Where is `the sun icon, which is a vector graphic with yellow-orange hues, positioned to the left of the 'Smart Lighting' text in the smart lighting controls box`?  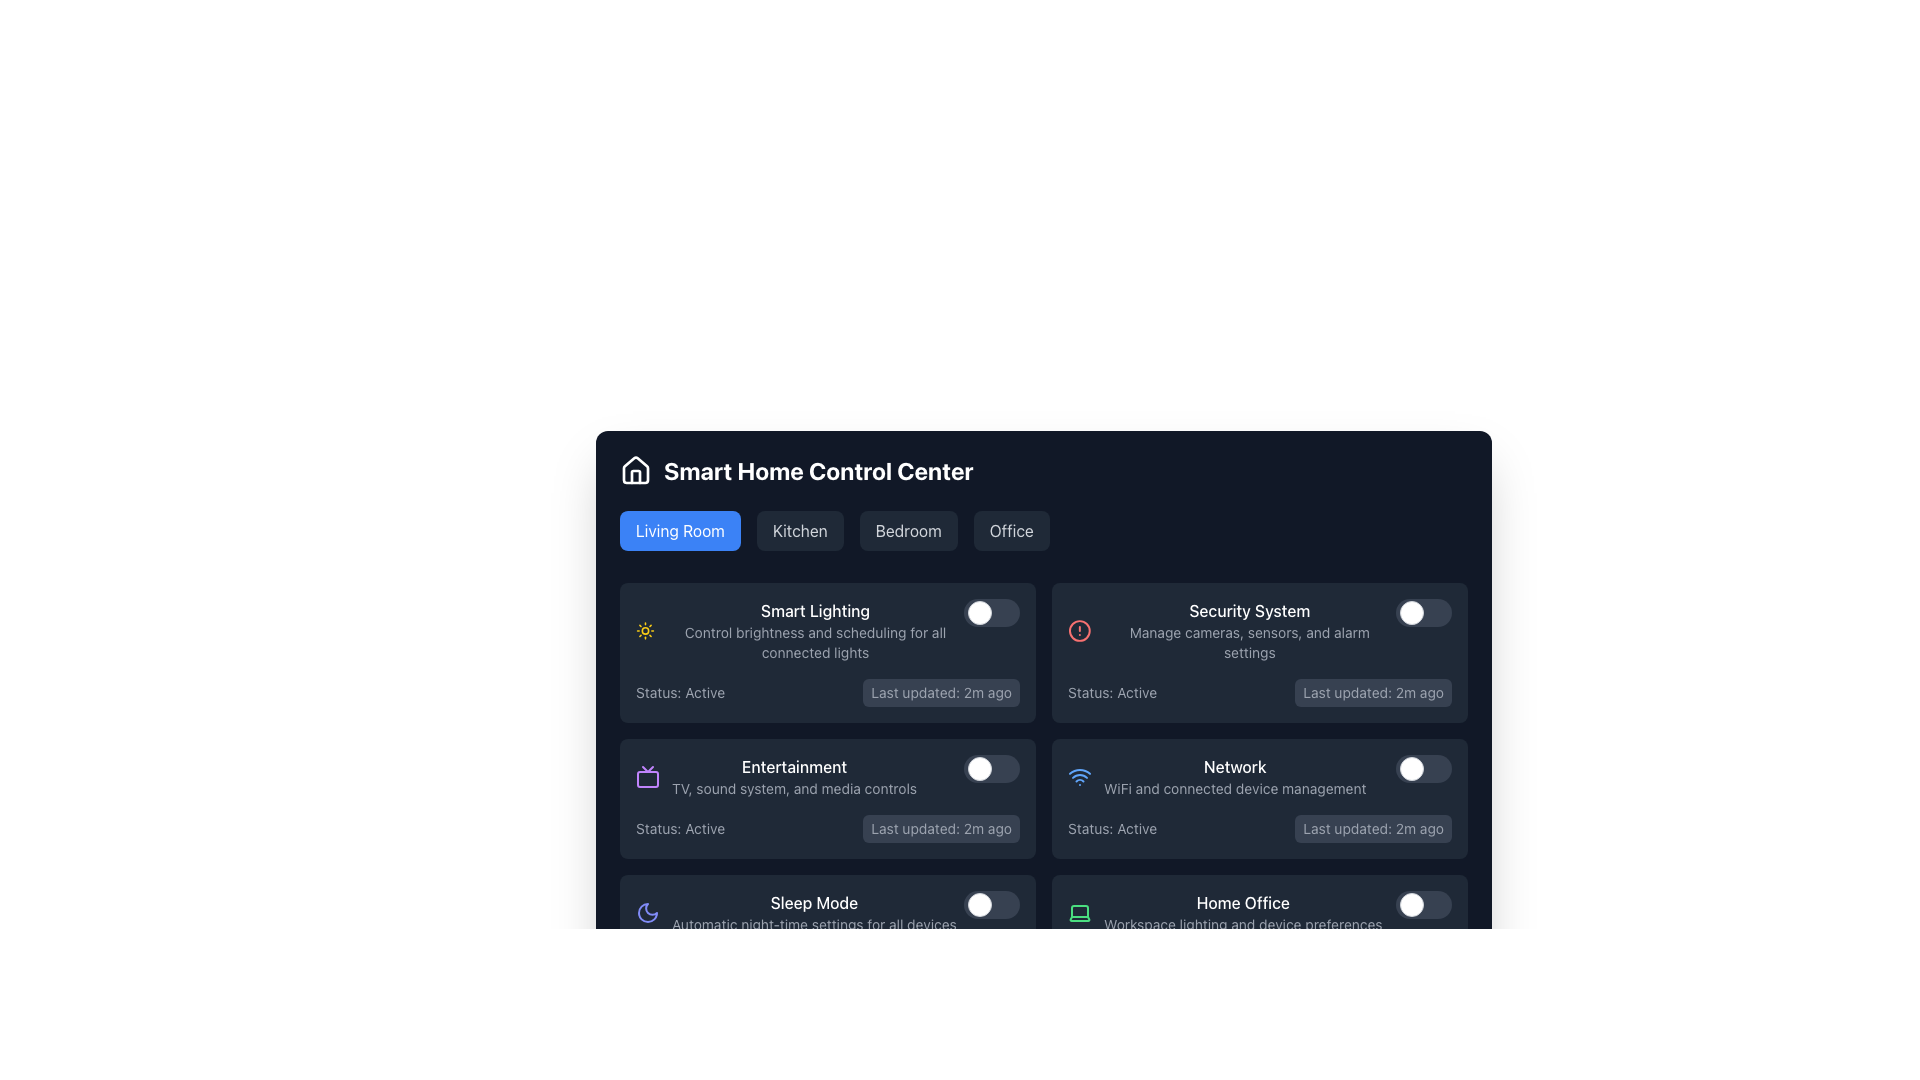 the sun icon, which is a vector graphic with yellow-orange hues, positioned to the left of the 'Smart Lighting' text in the smart lighting controls box is located at coordinates (645, 631).